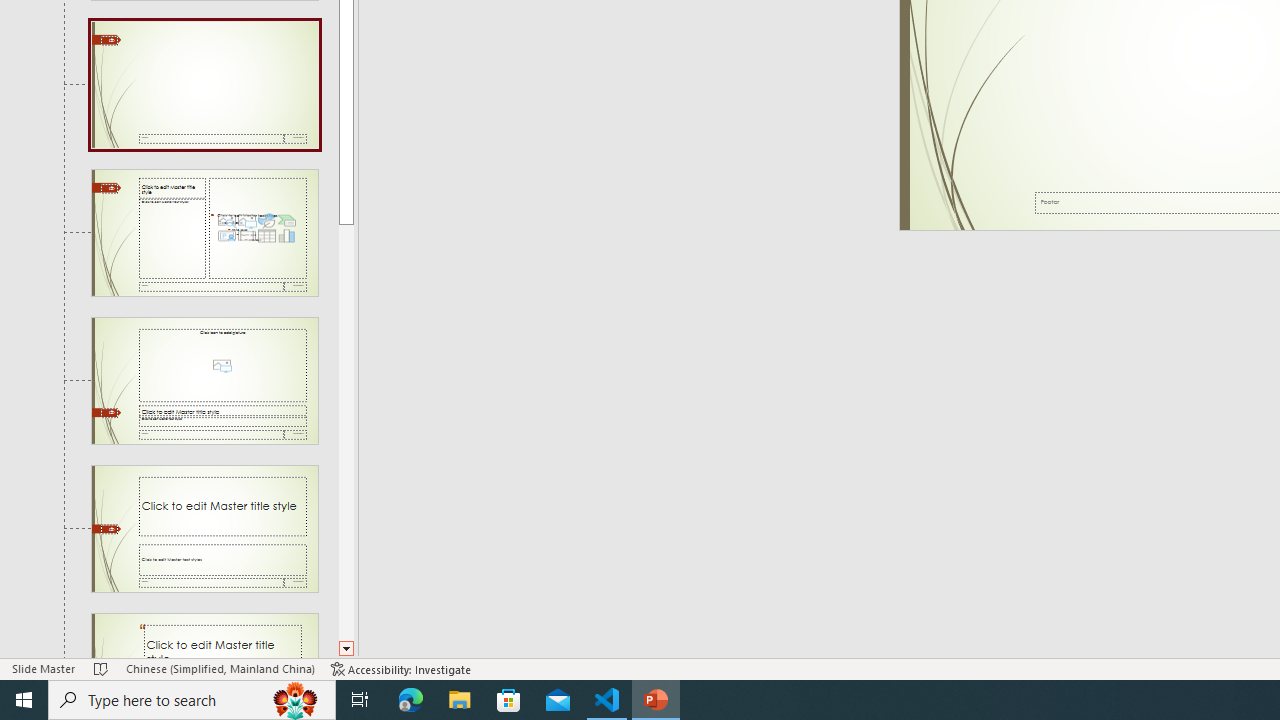 The height and width of the screenshot is (720, 1280). What do you see at coordinates (400, 669) in the screenshot?
I see `'Accessibility Checker Accessibility: Investigate'` at bounding box center [400, 669].